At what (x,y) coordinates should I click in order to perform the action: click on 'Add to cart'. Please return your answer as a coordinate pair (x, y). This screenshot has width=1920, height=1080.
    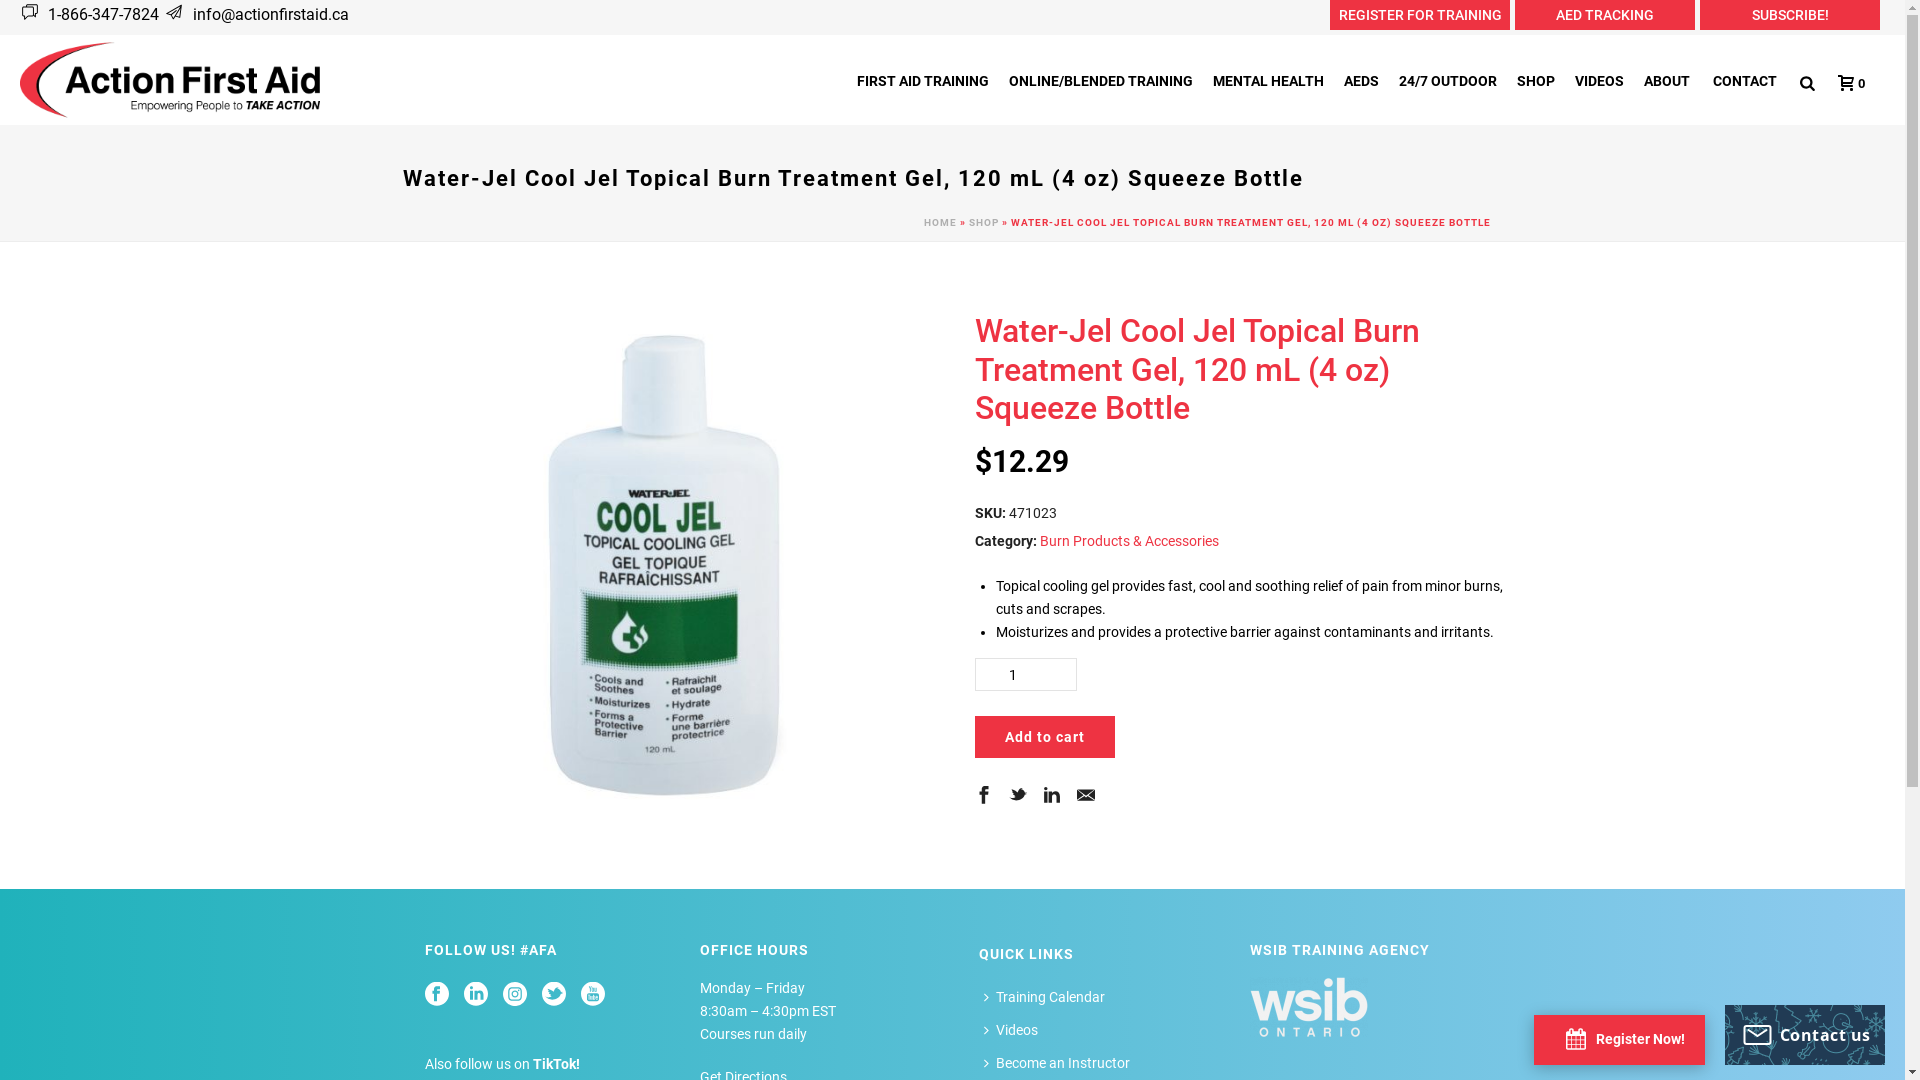
    Looking at the image, I should click on (974, 736).